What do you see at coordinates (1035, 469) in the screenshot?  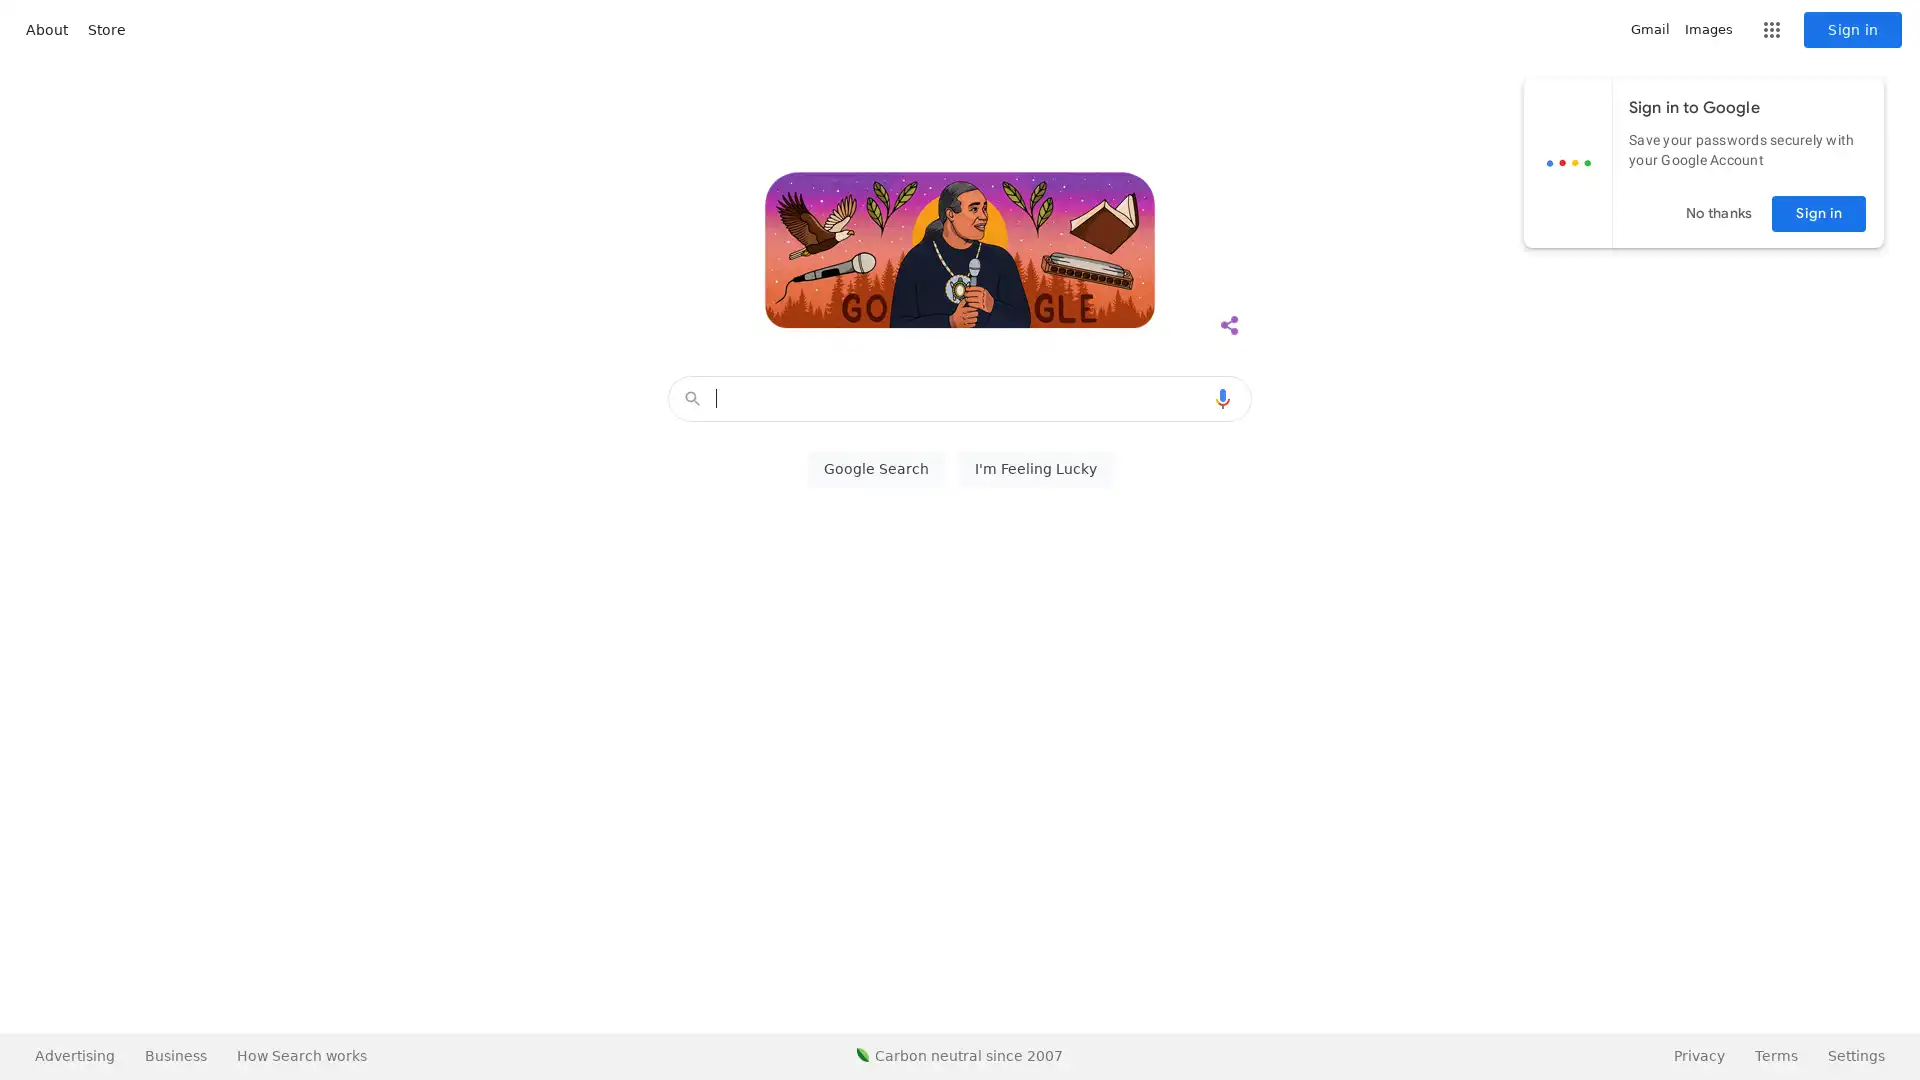 I see `I'm Feeling Lucky` at bounding box center [1035, 469].